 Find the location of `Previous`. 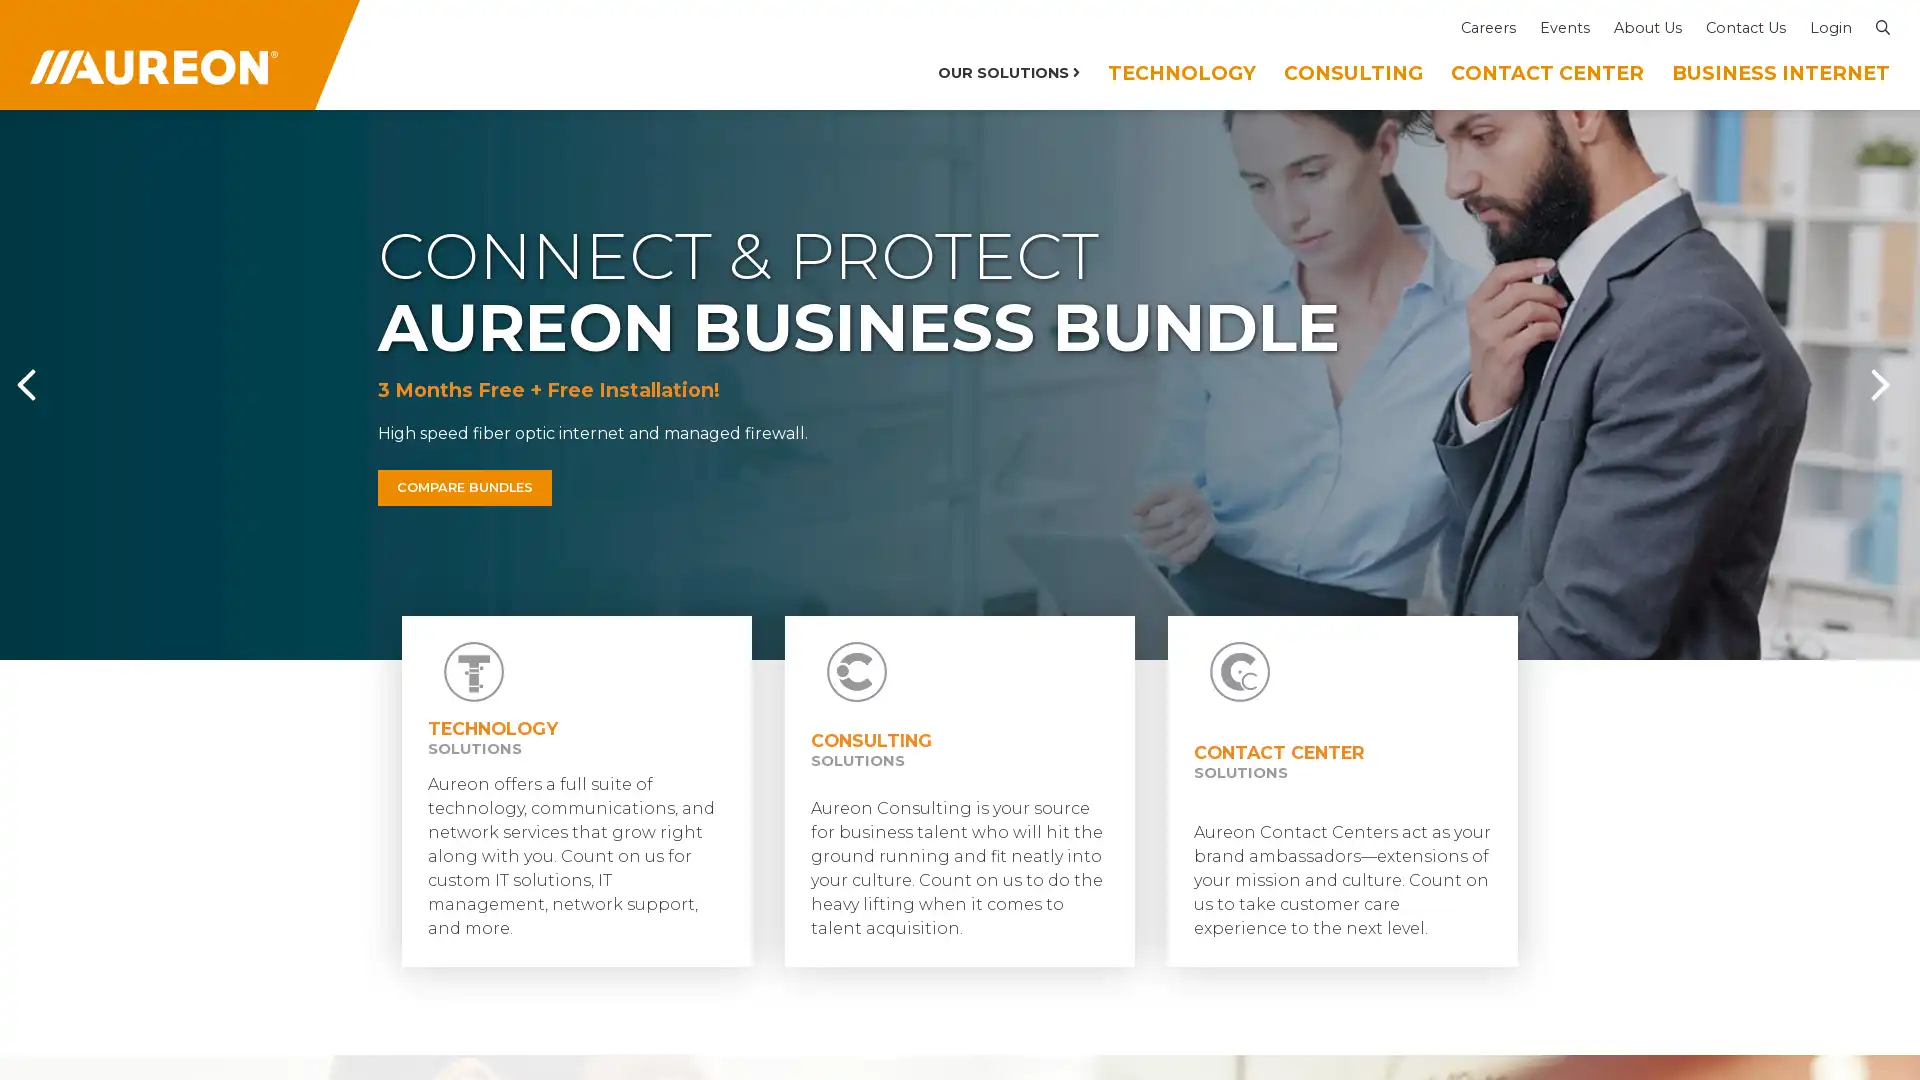

Previous is located at coordinates (33, 385).